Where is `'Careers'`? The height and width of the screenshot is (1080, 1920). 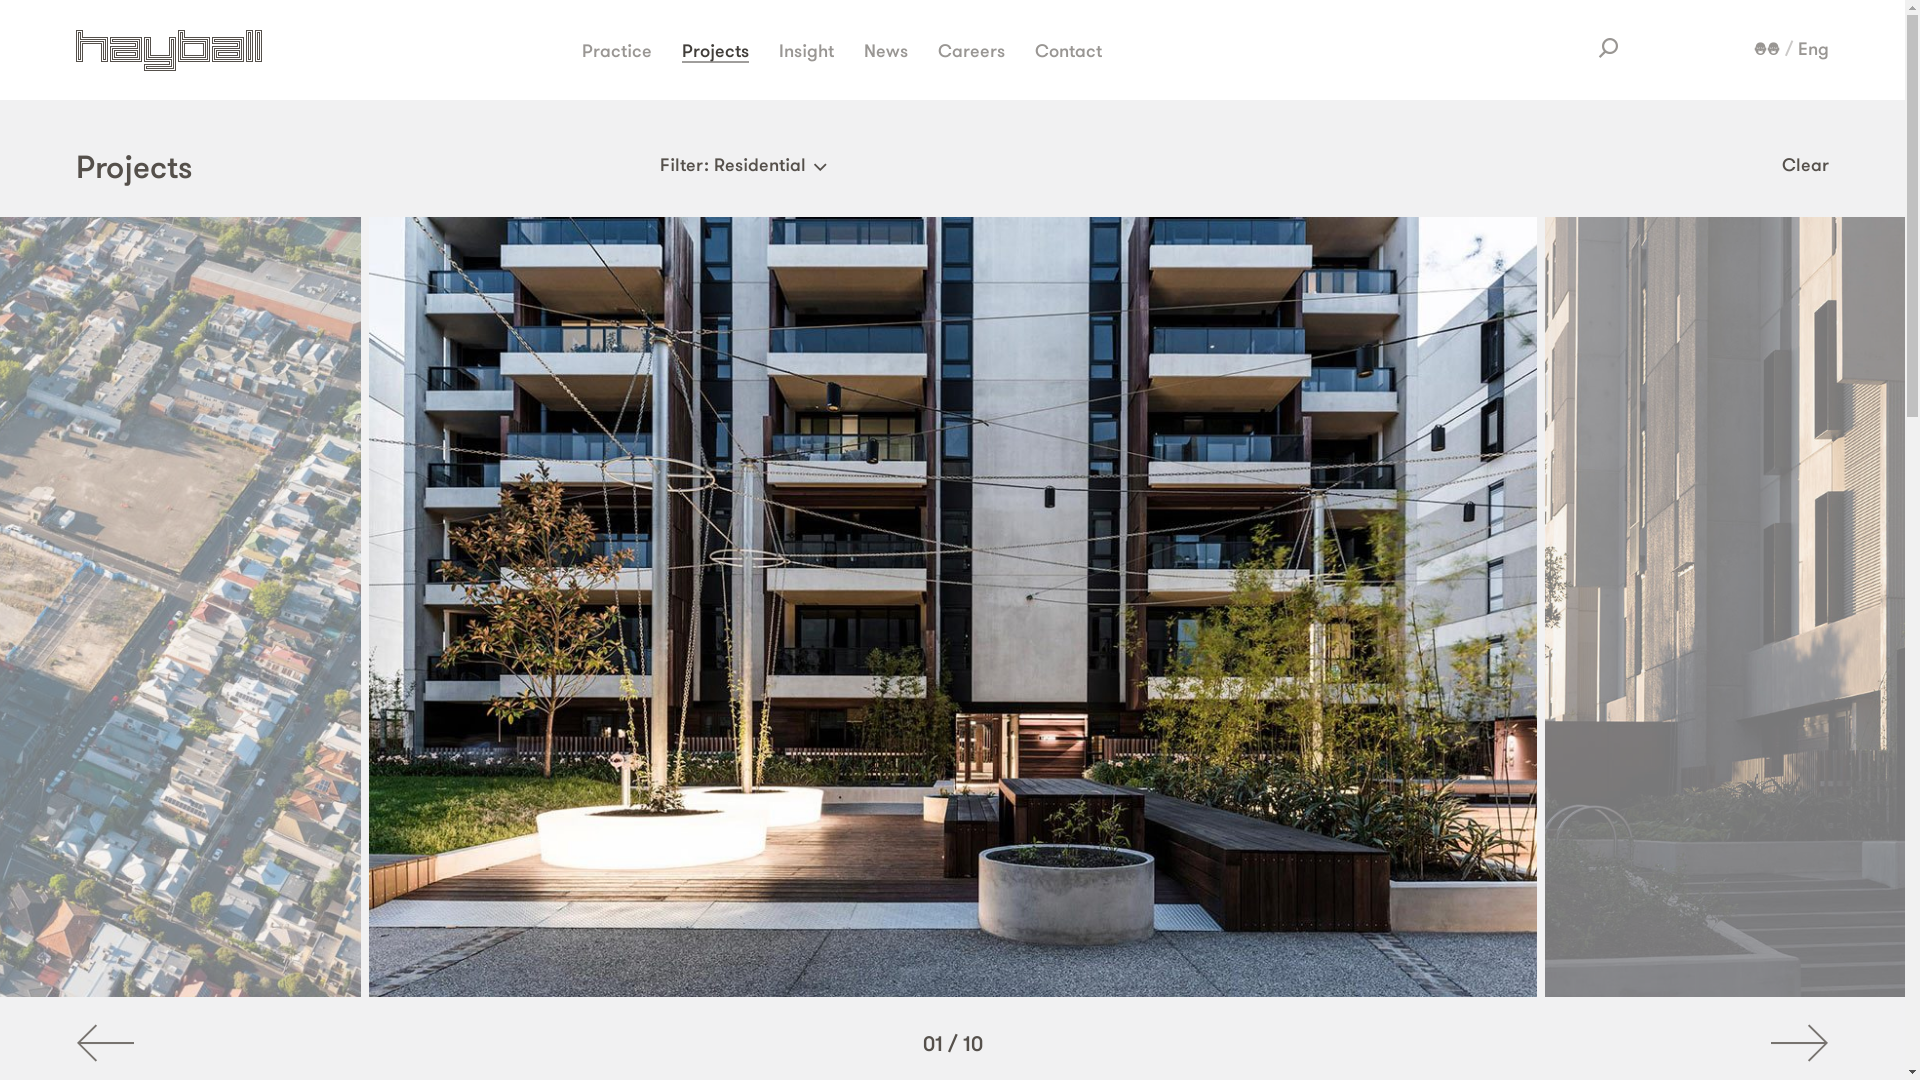 'Careers' is located at coordinates (971, 48).